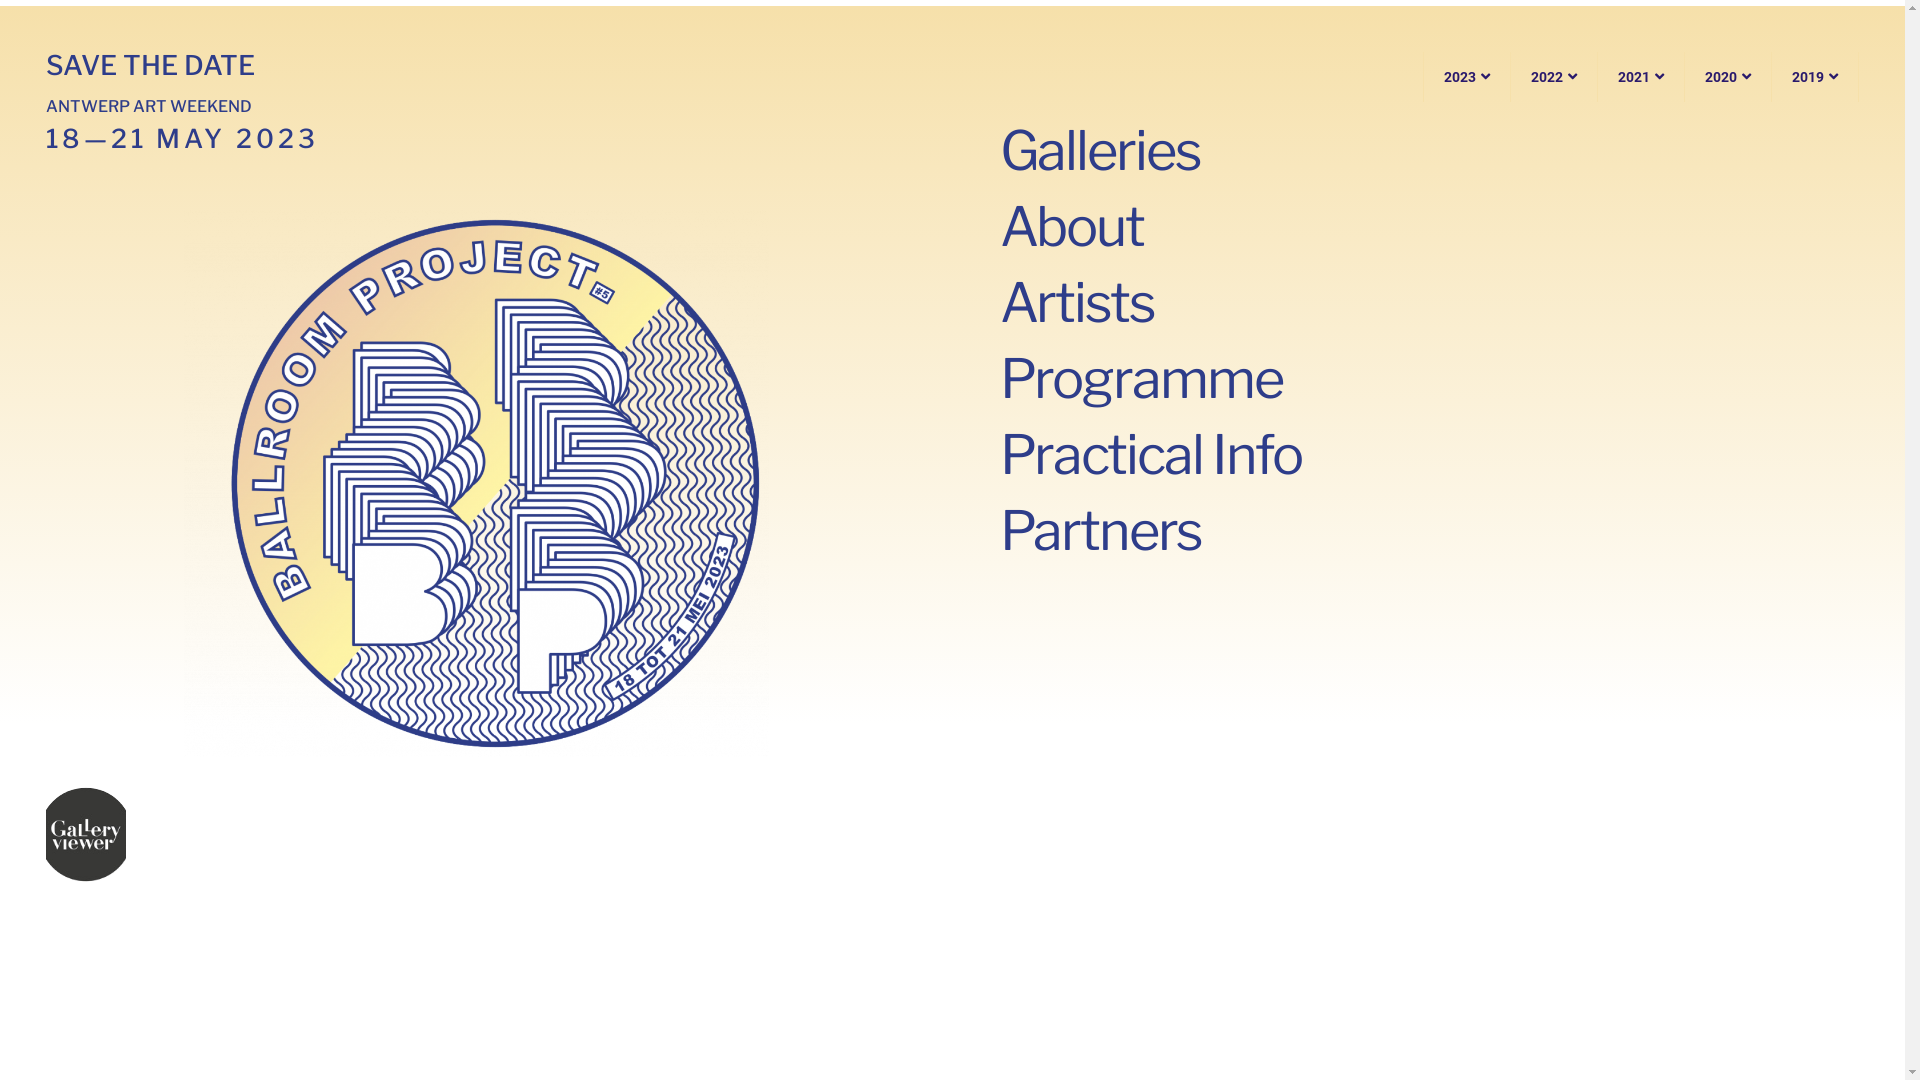 The image size is (1920, 1080). What do you see at coordinates (1553, 76) in the screenshot?
I see `'2022'` at bounding box center [1553, 76].